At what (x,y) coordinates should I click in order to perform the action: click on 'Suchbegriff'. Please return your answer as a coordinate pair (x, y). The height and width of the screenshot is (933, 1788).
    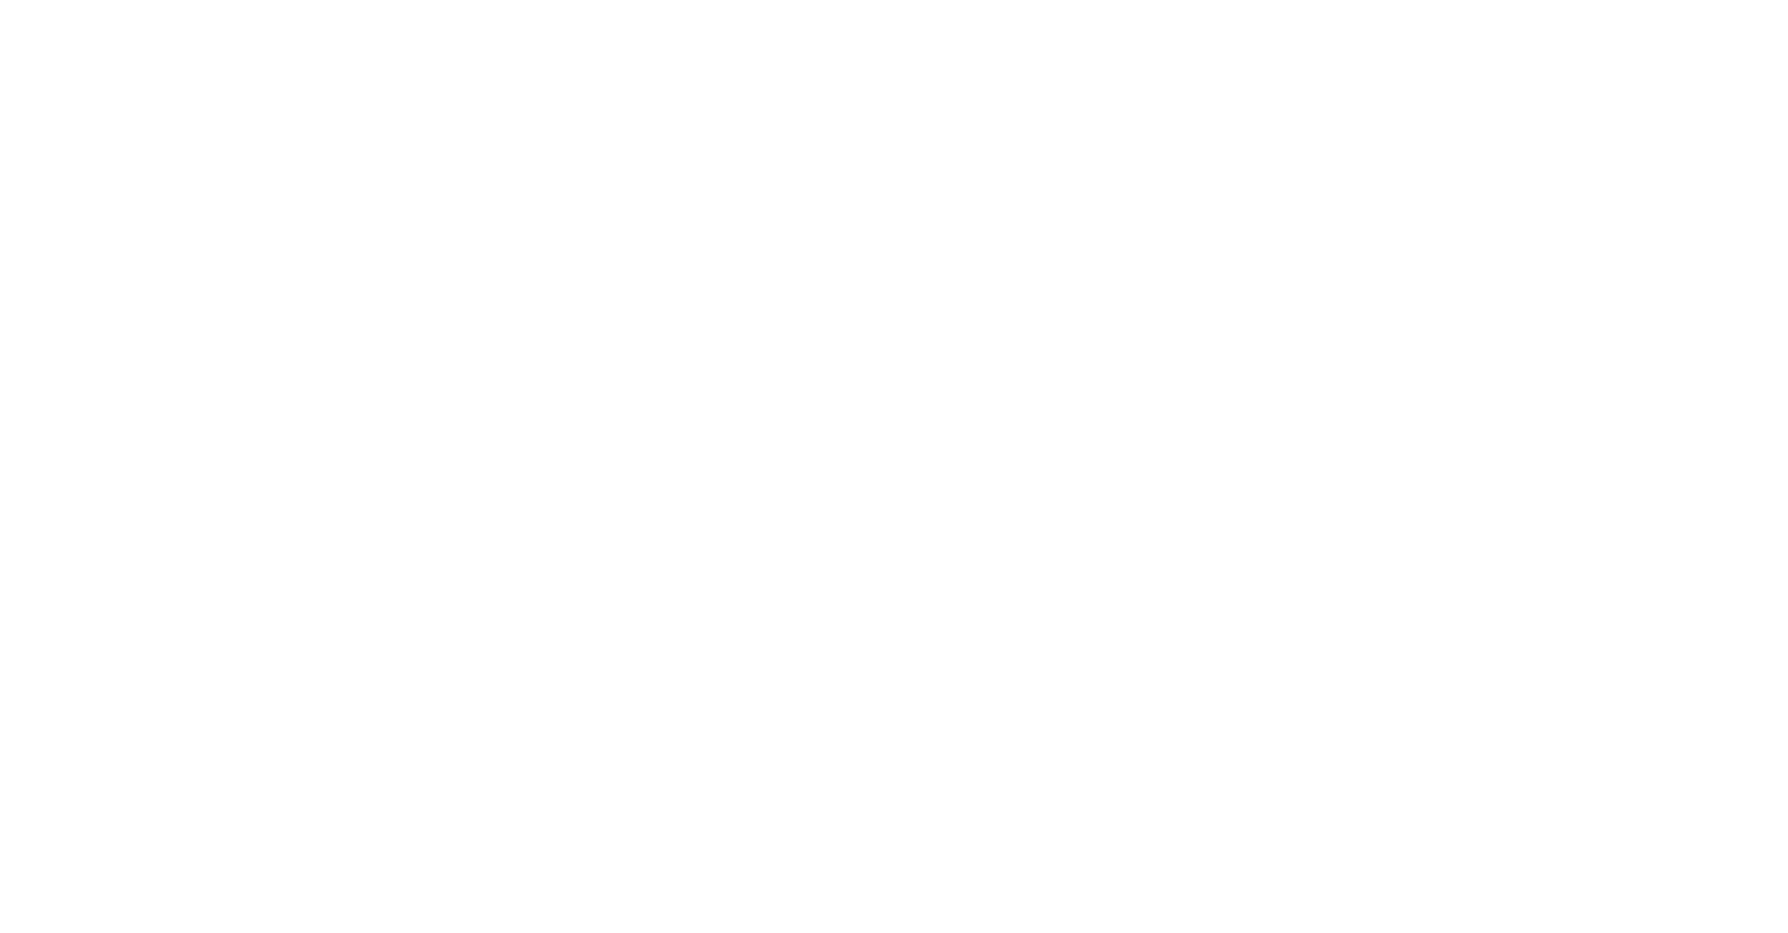
    Looking at the image, I should click on (1560, 901).